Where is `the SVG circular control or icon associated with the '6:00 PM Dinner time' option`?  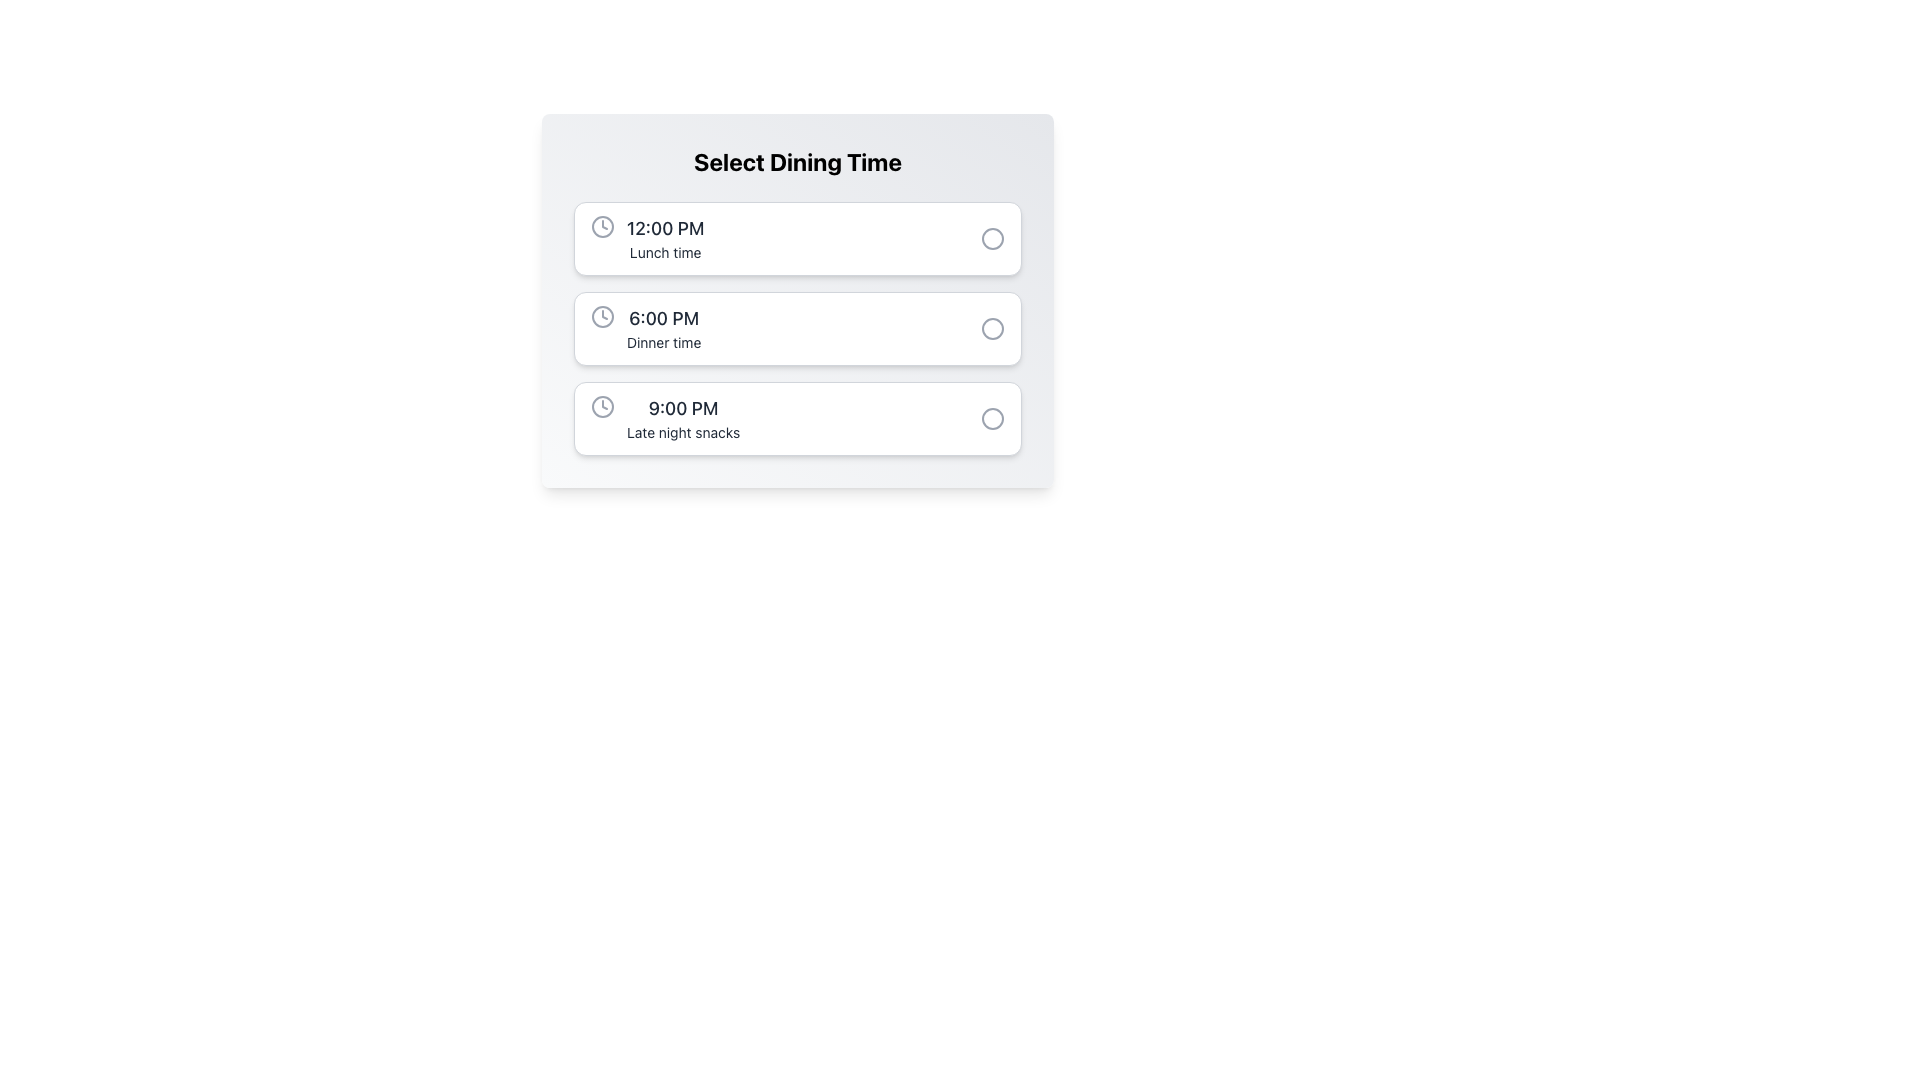 the SVG circular control or icon associated with the '6:00 PM Dinner time' option is located at coordinates (993, 327).